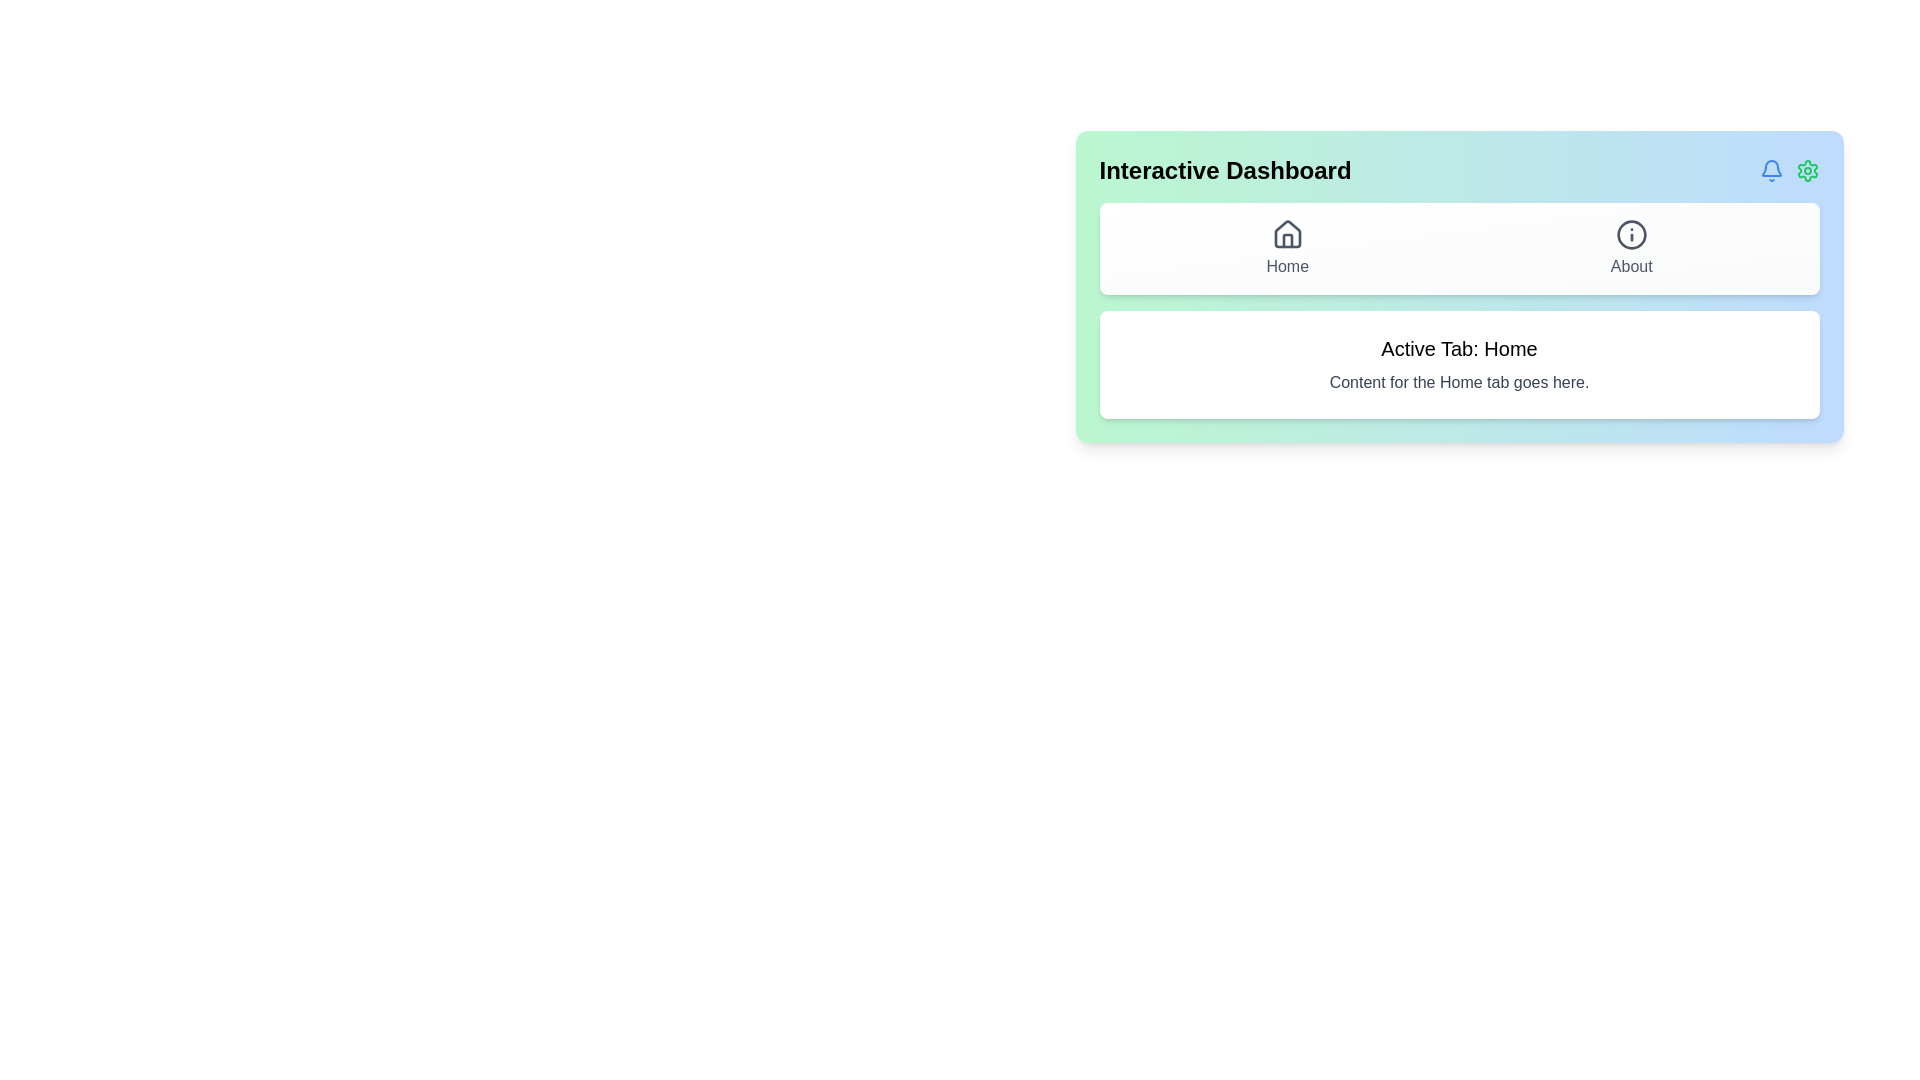 The height and width of the screenshot is (1080, 1920). I want to click on the notification bell icon, which is a blue outlined bell positioned at the top-right corner of the interface, so click(1771, 169).